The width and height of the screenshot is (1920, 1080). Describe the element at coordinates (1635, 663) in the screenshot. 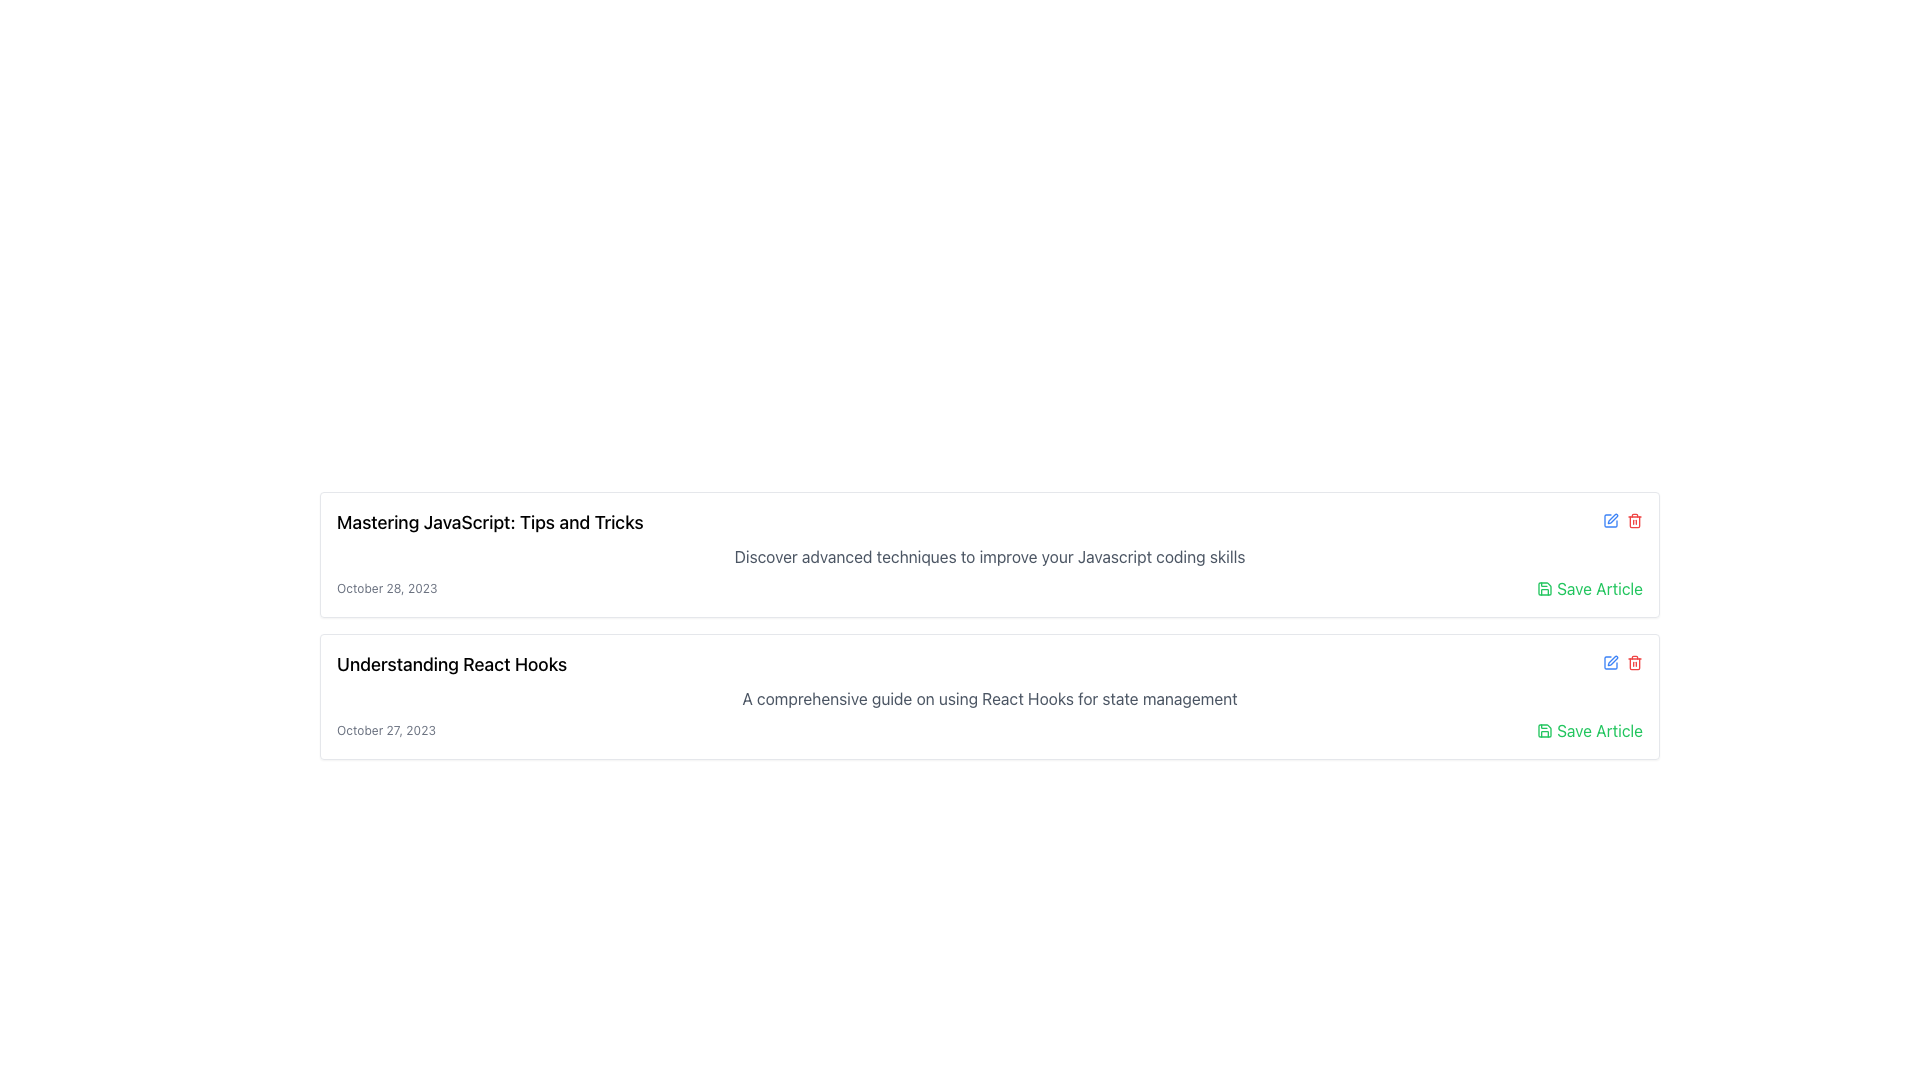

I see `the delete icon button located at the bottom right of the article card to trigger the hover effect` at that location.